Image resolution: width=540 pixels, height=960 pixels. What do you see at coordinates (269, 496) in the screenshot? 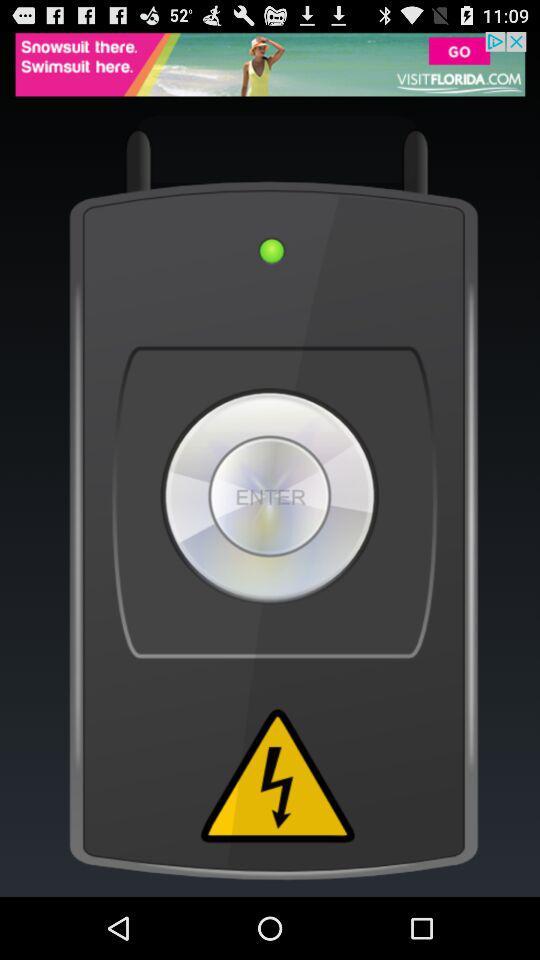
I see `enter` at bounding box center [269, 496].